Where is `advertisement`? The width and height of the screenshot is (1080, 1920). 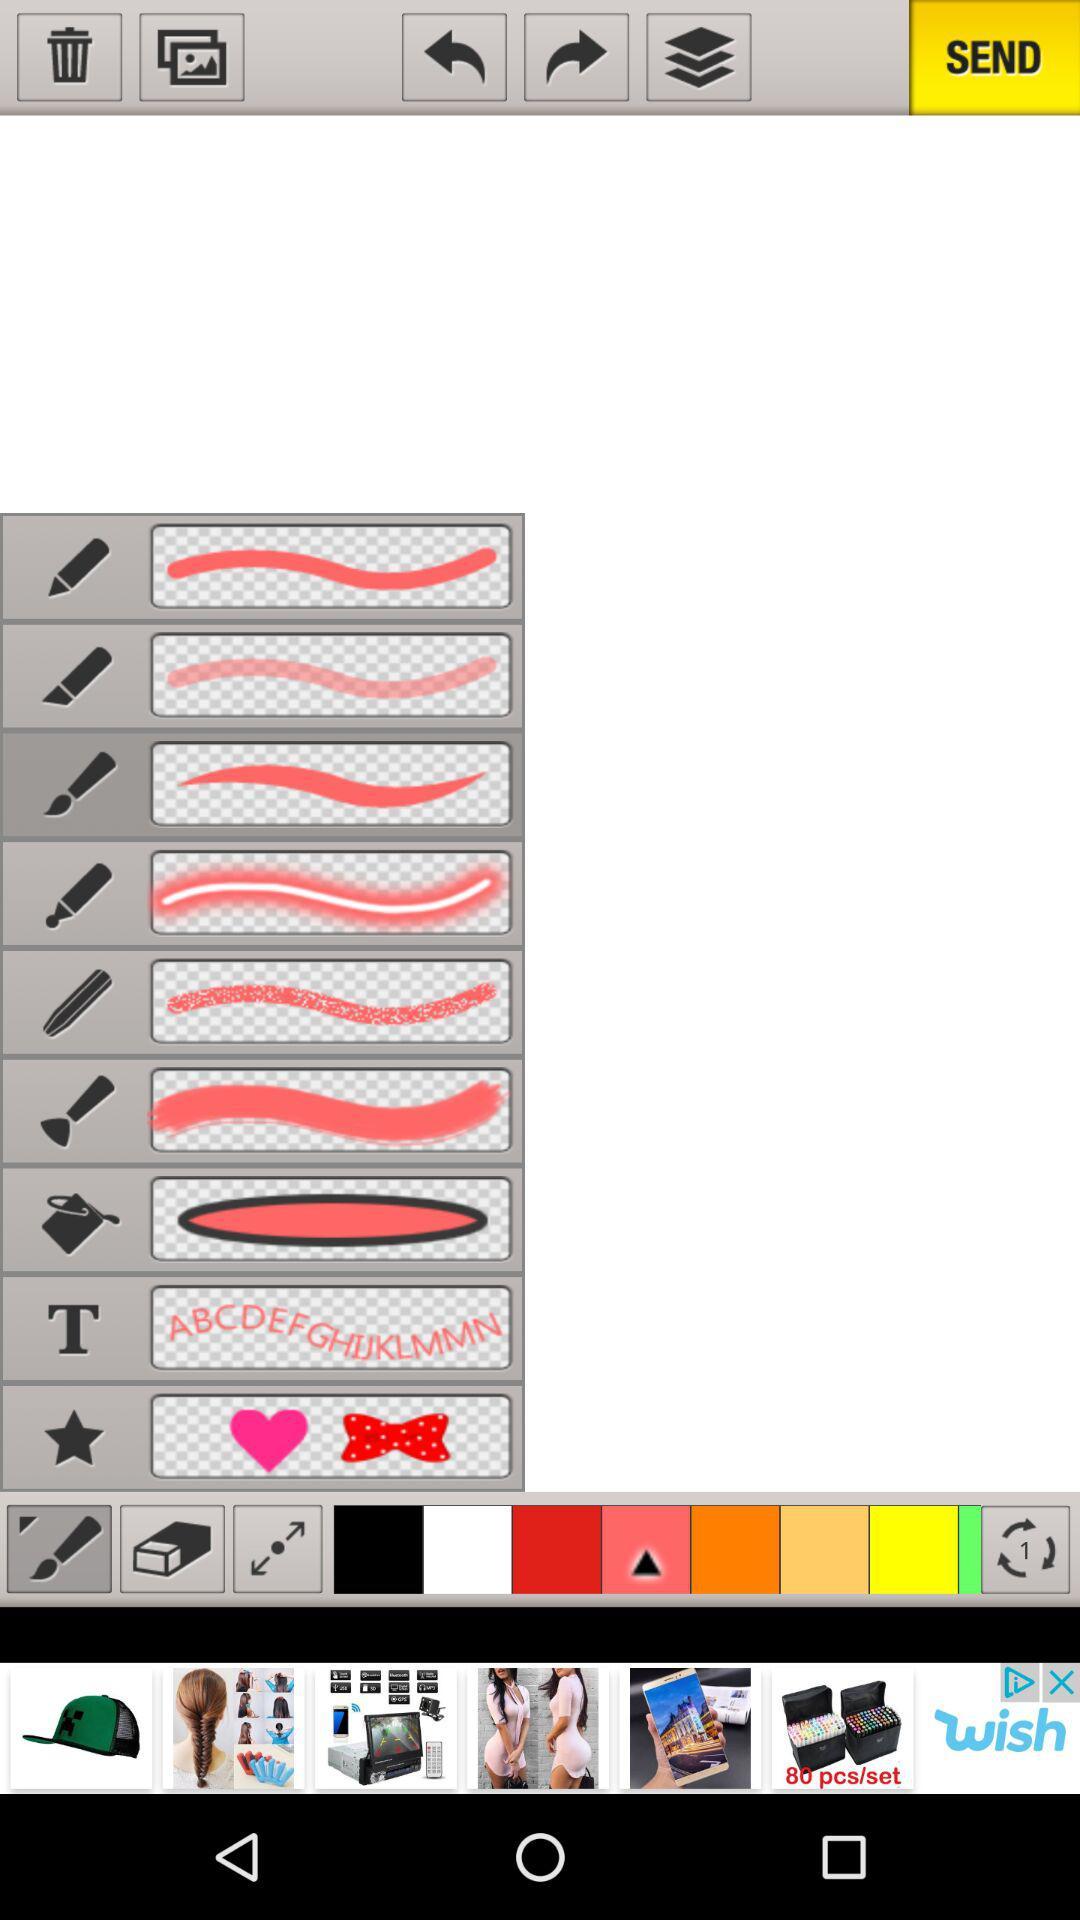
advertisement is located at coordinates (540, 1727).